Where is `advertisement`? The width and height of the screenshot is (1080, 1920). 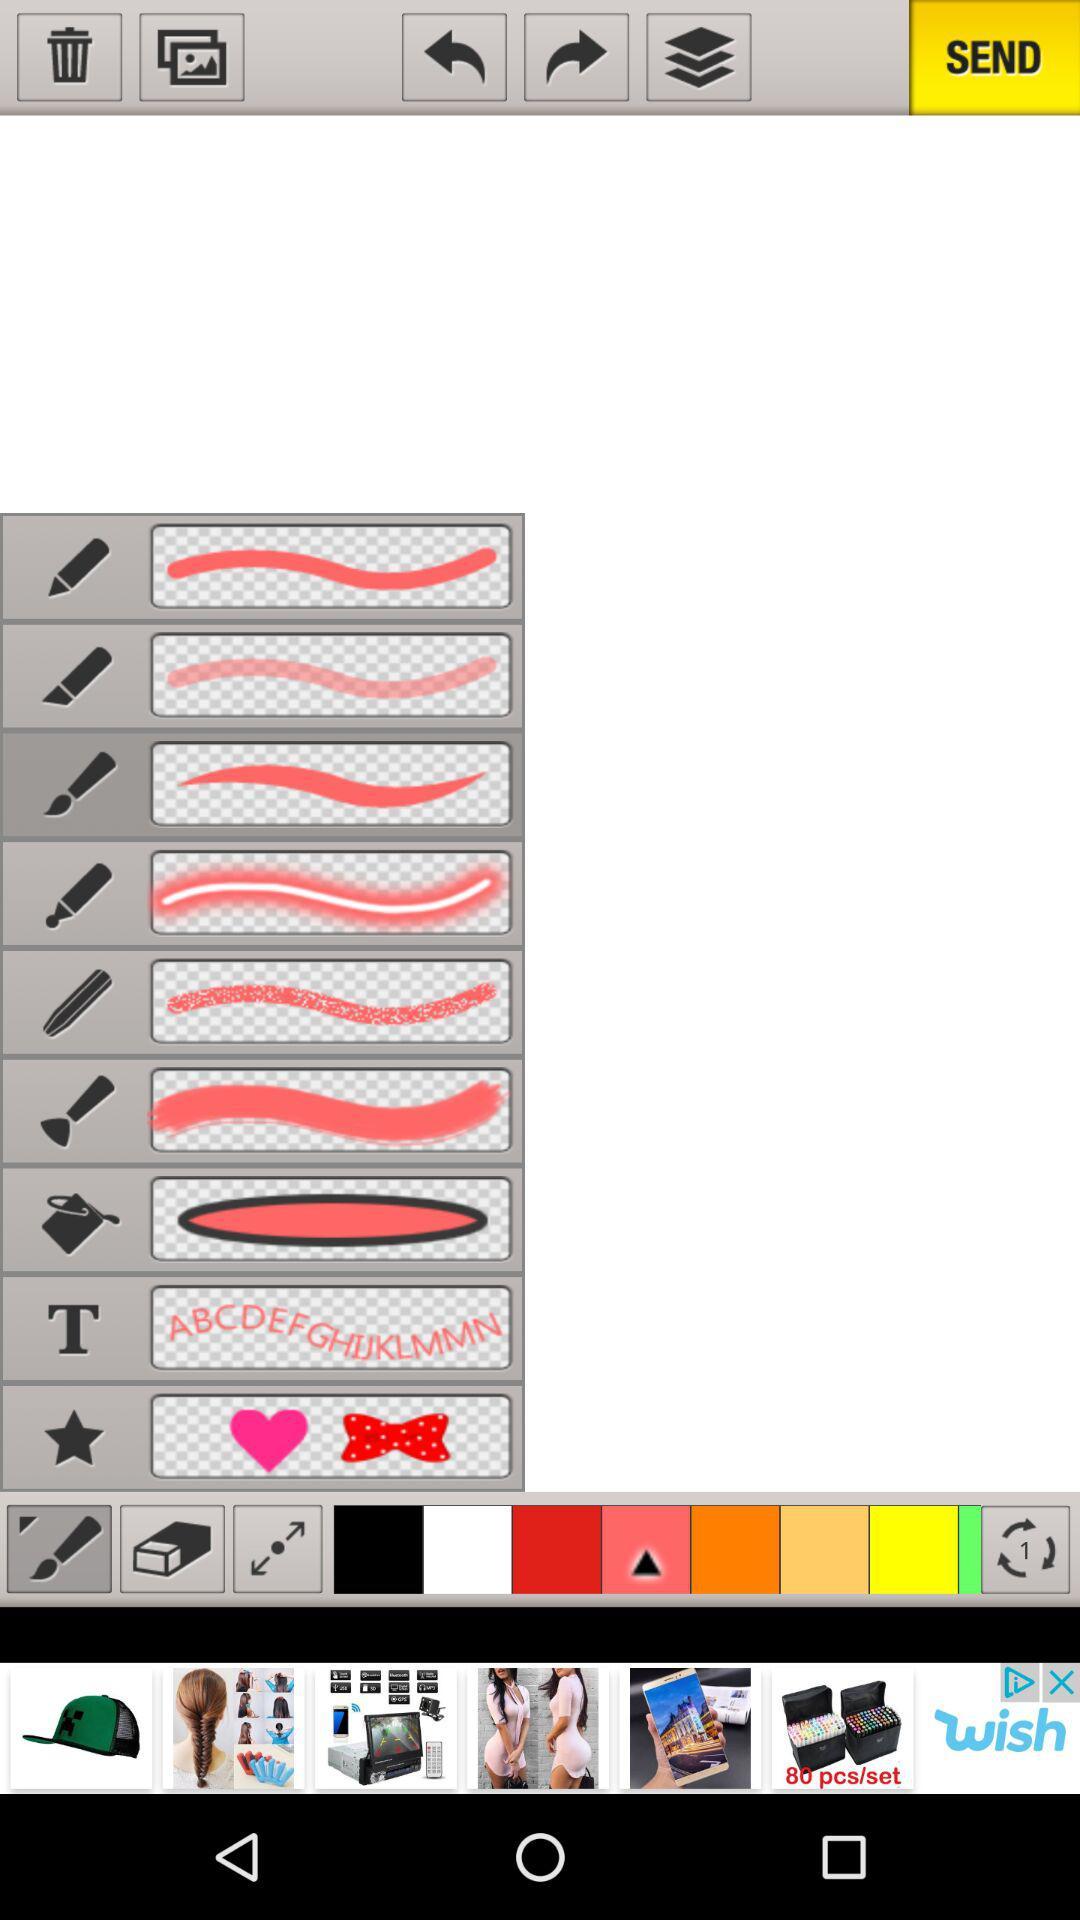
advertisement is located at coordinates (540, 1727).